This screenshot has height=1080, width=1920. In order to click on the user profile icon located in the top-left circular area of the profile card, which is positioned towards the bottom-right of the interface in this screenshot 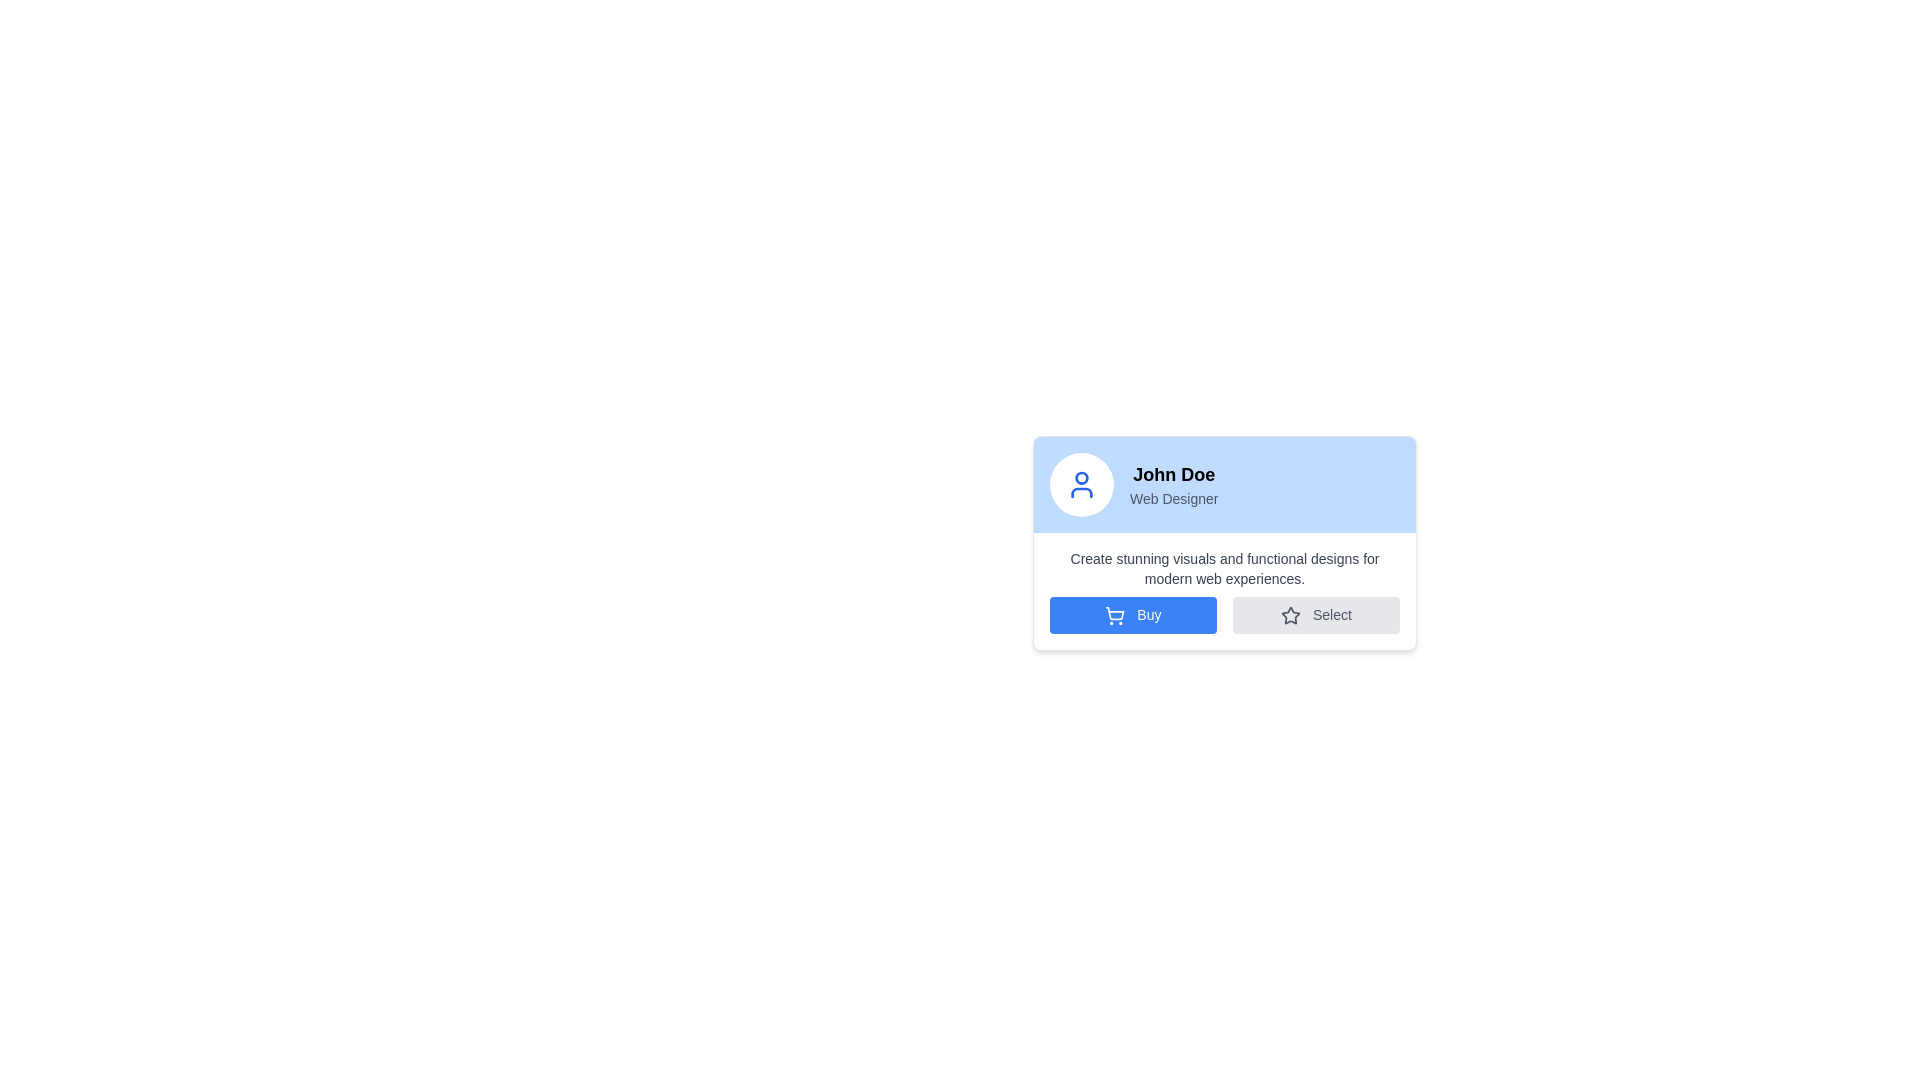, I will do `click(1080, 485)`.